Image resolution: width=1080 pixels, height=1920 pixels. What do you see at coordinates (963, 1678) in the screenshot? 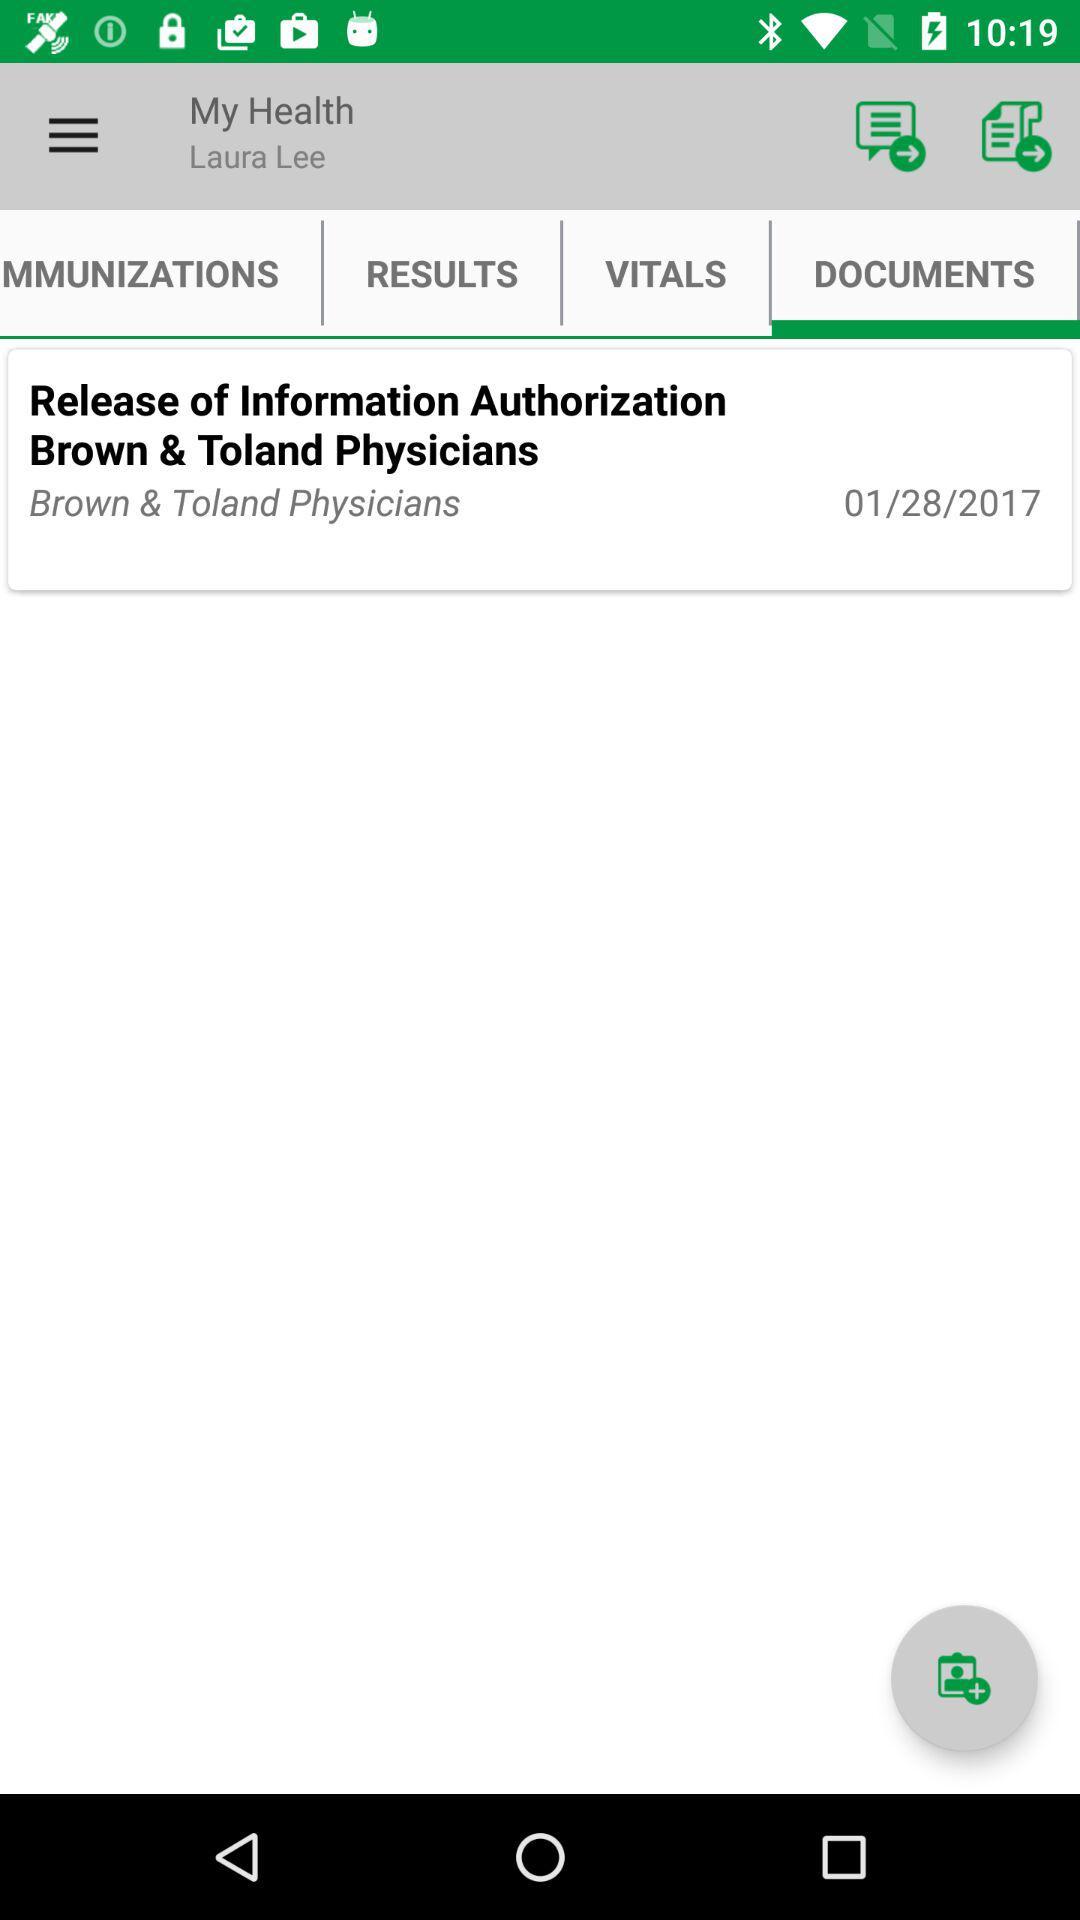
I see `sharre the article` at bounding box center [963, 1678].